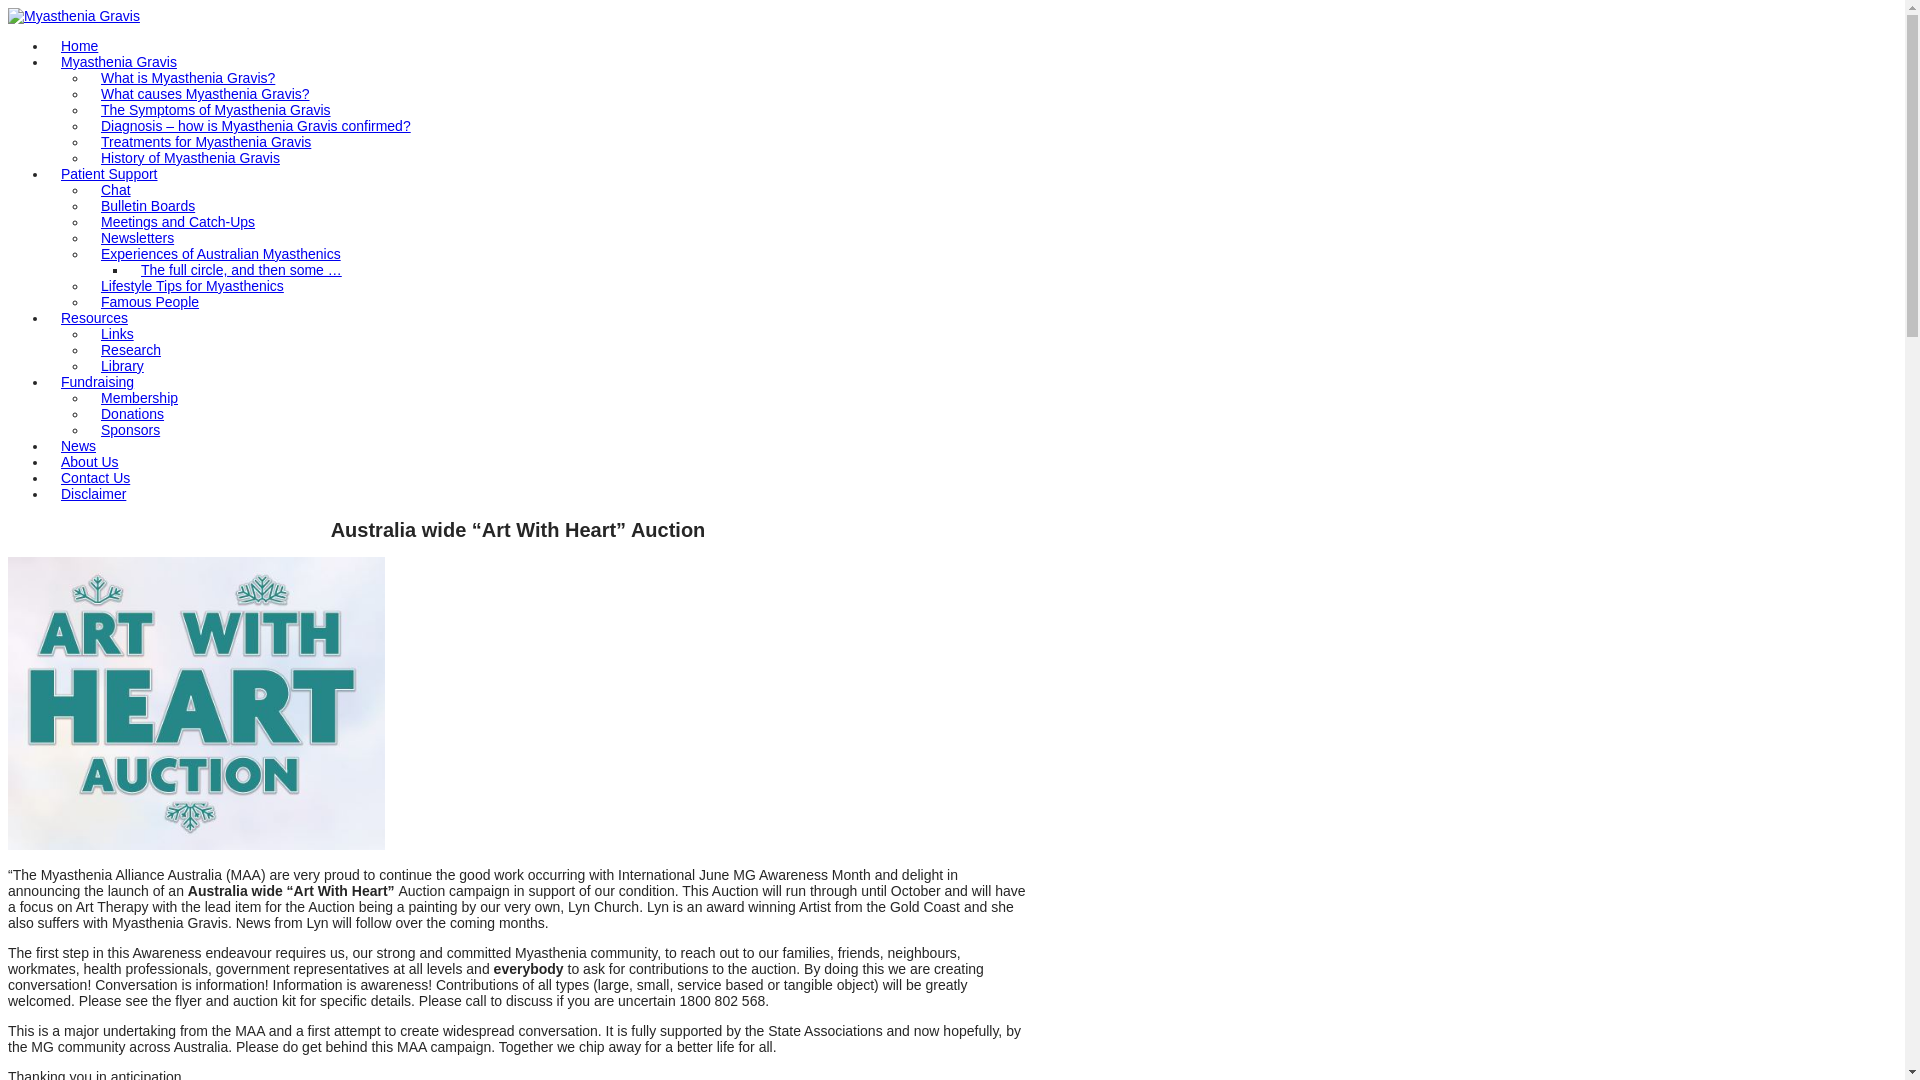 Image resolution: width=1920 pixels, height=1080 pixels. I want to click on 'Bulletin Boards', so click(147, 205).